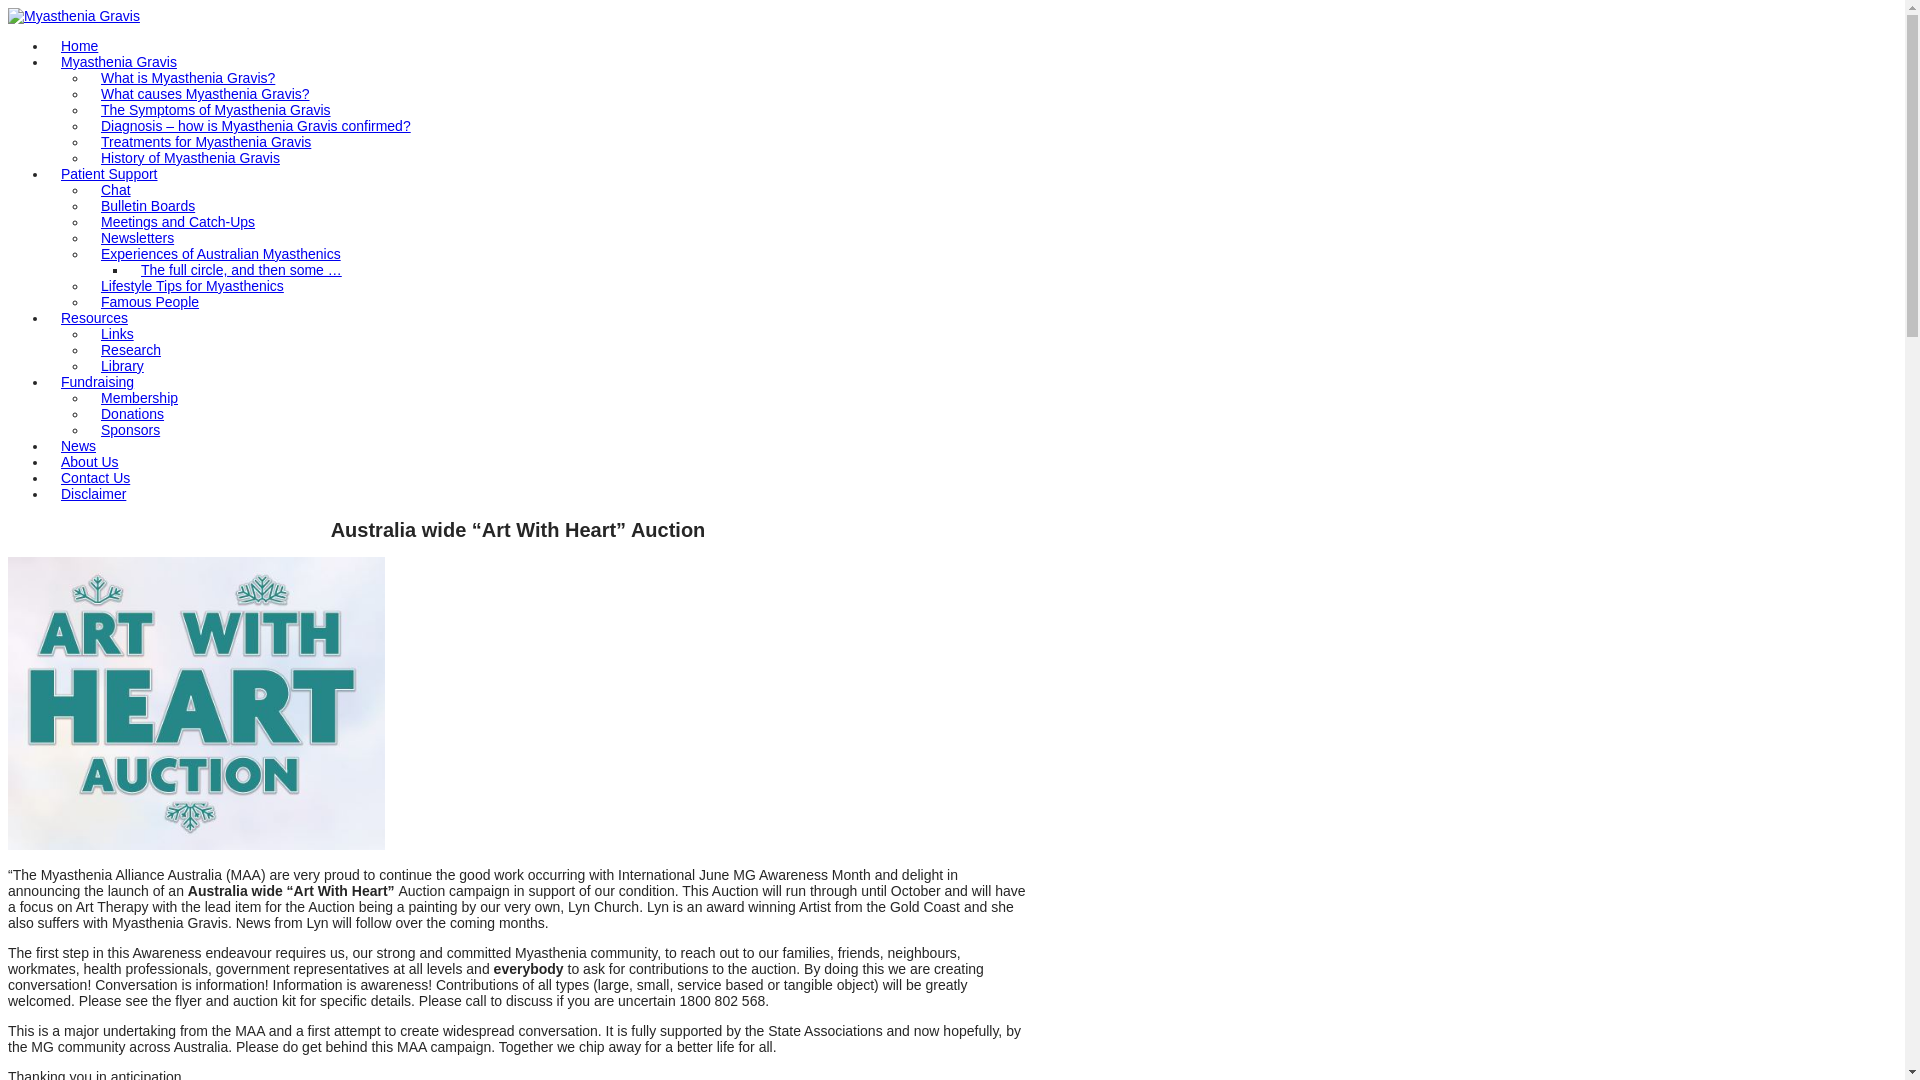 Image resolution: width=1920 pixels, height=1080 pixels. I want to click on 'Bulletin Boards', so click(147, 205).